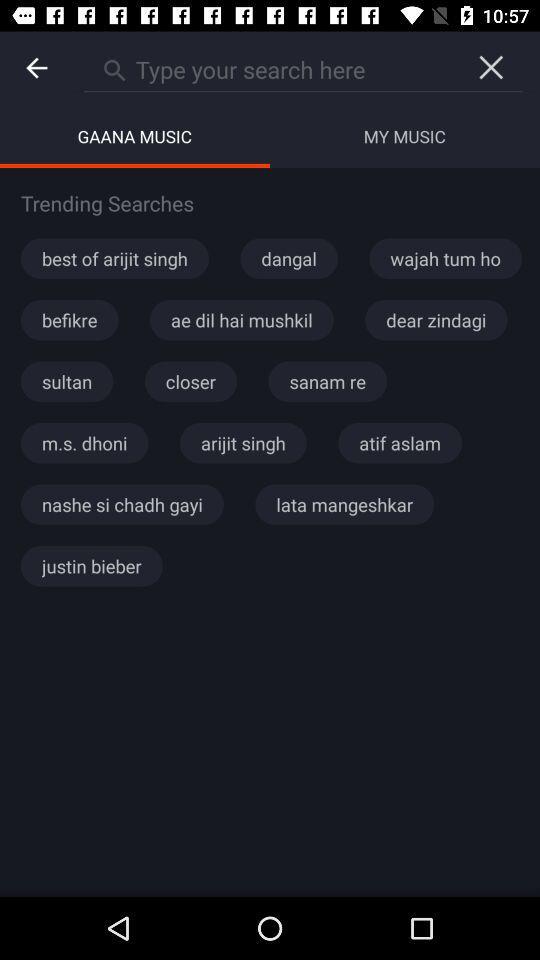  Describe the element at coordinates (36, 68) in the screenshot. I see `go back` at that location.